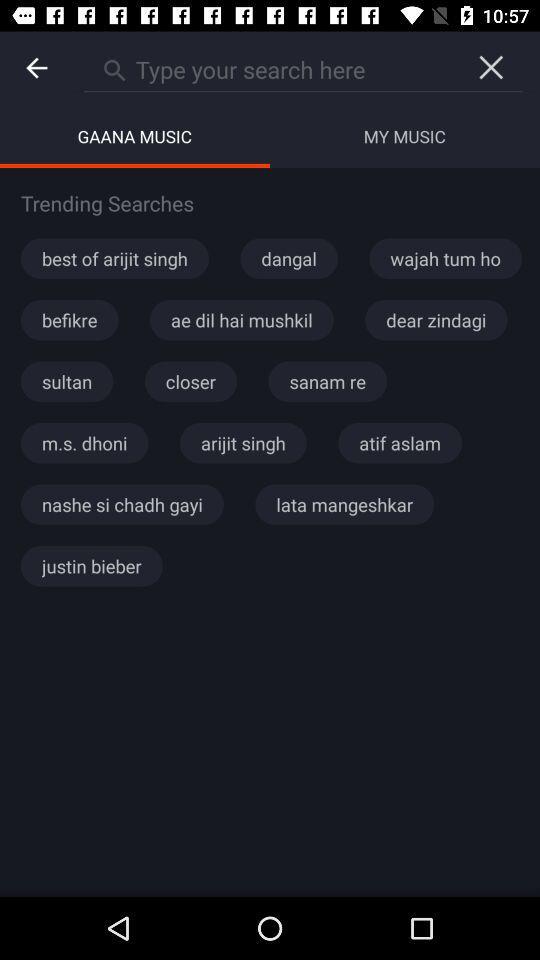  Describe the element at coordinates (36, 68) in the screenshot. I see `go back` at that location.